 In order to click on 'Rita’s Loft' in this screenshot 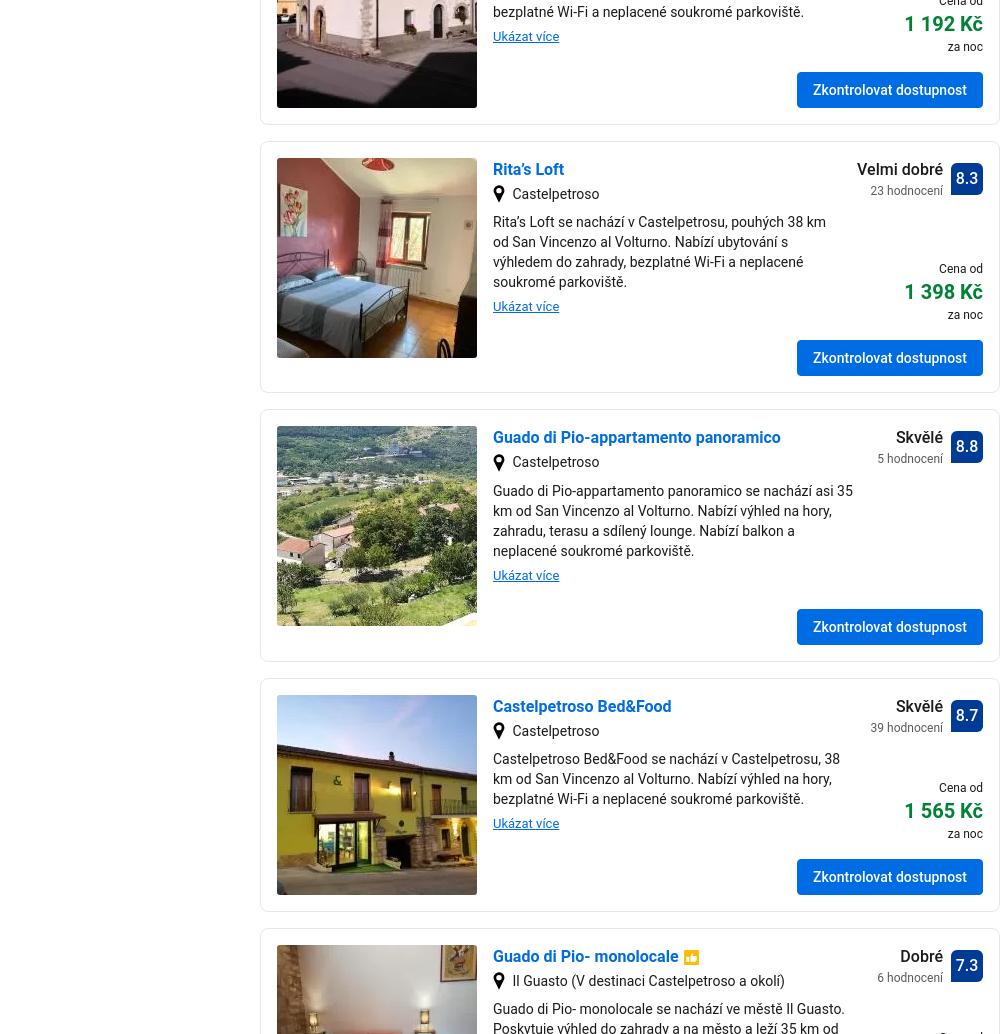, I will do `click(528, 169)`.